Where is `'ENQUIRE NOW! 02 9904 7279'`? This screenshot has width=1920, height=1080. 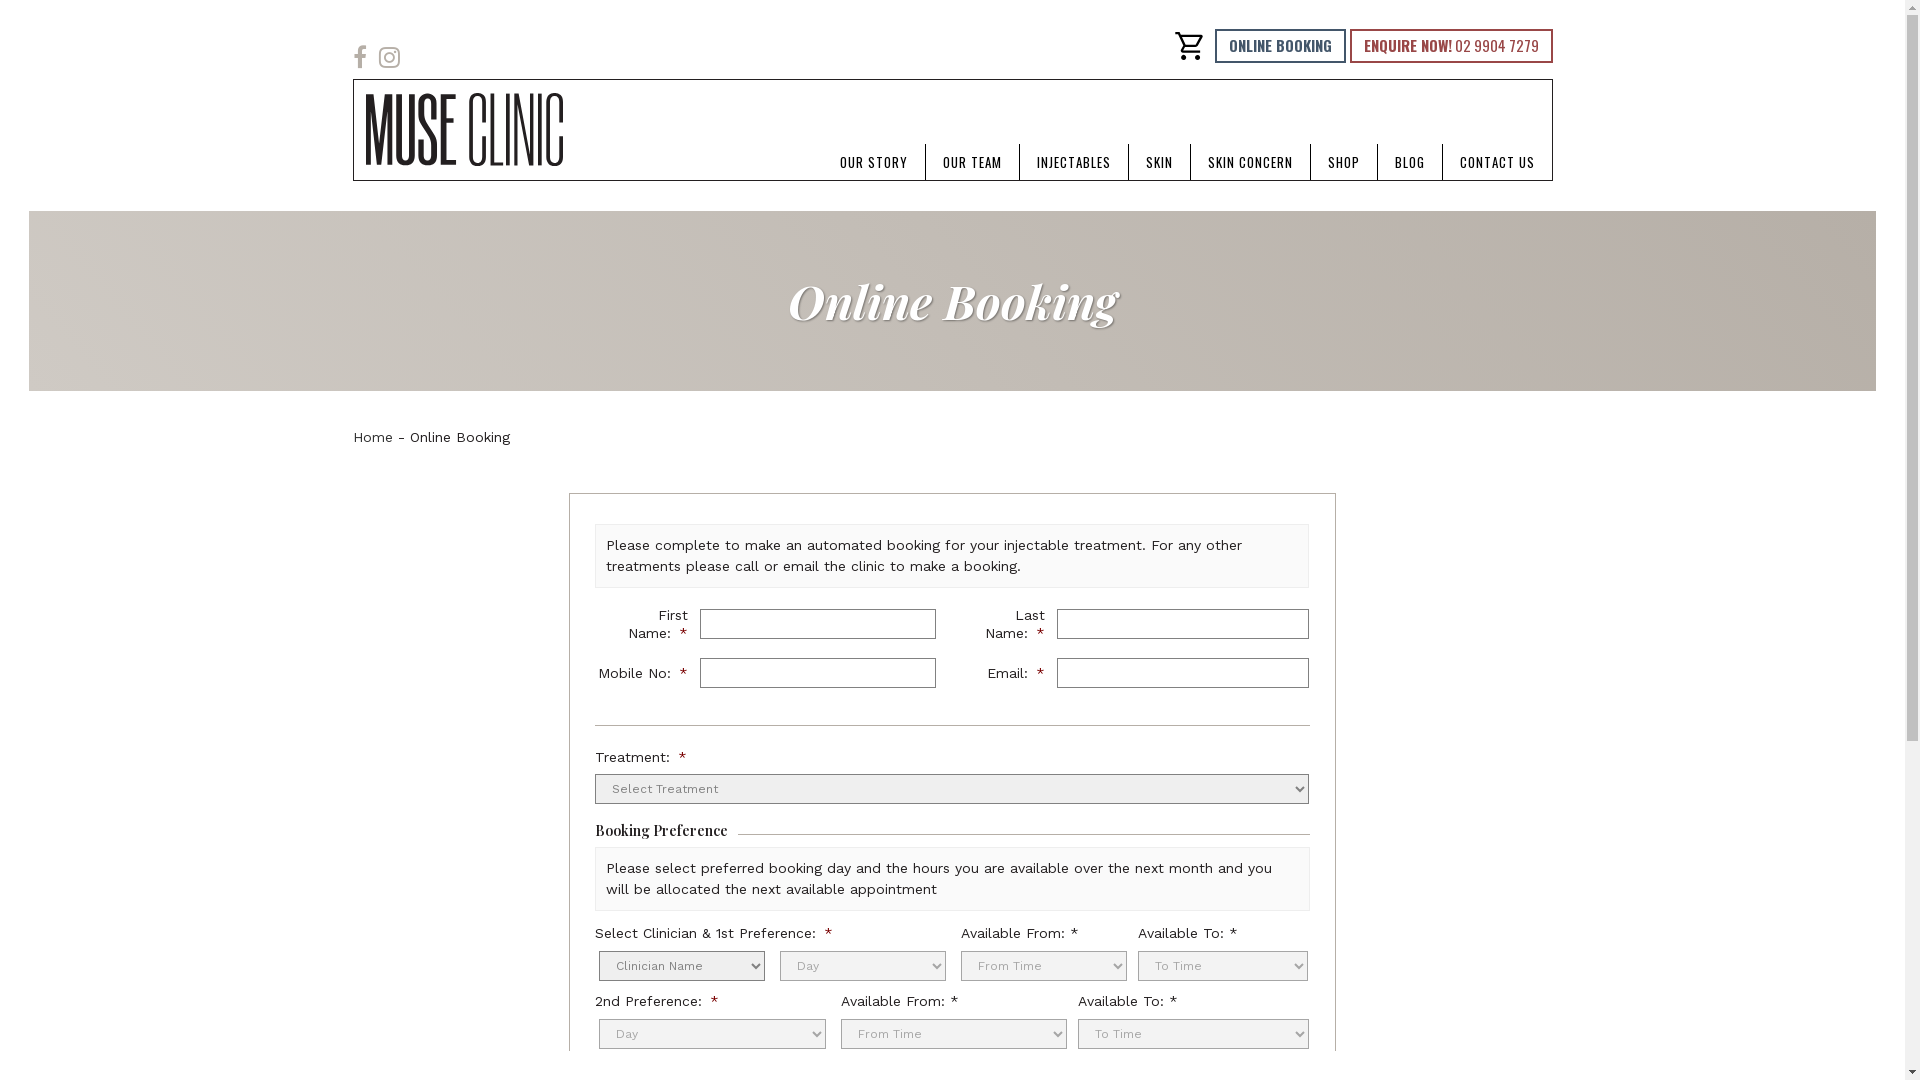 'ENQUIRE NOW! 02 9904 7279' is located at coordinates (1451, 45).